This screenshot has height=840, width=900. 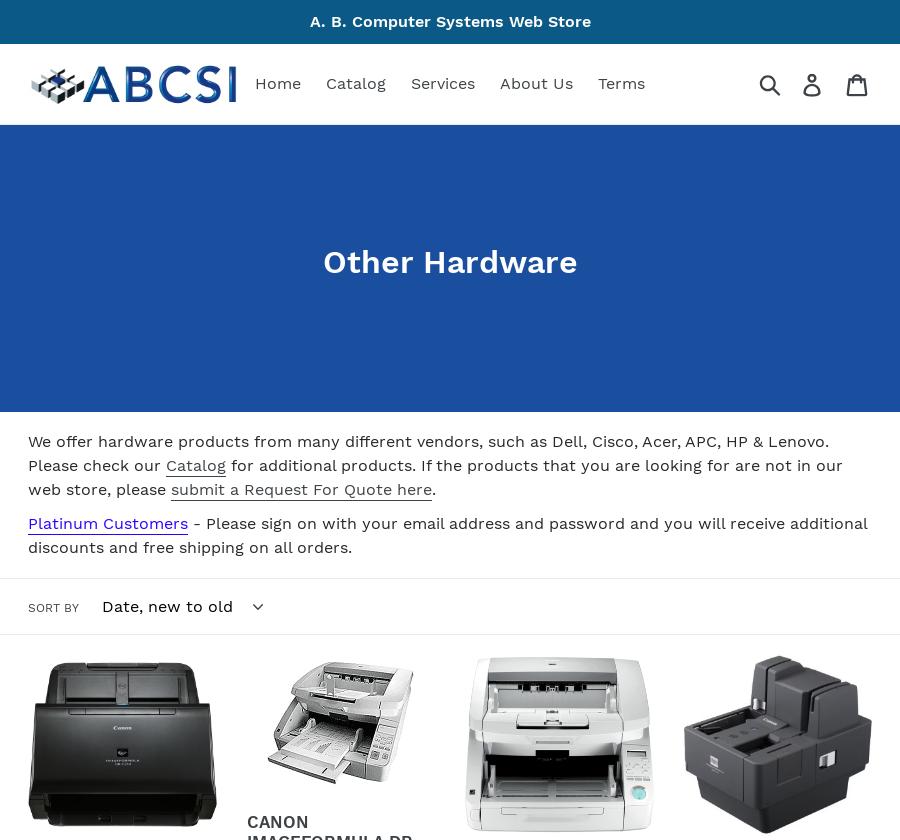 What do you see at coordinates (449, 21) in the screenshot?
I see `'A. B. Computer Systems Web Store'` at bounding box center [449, 21].